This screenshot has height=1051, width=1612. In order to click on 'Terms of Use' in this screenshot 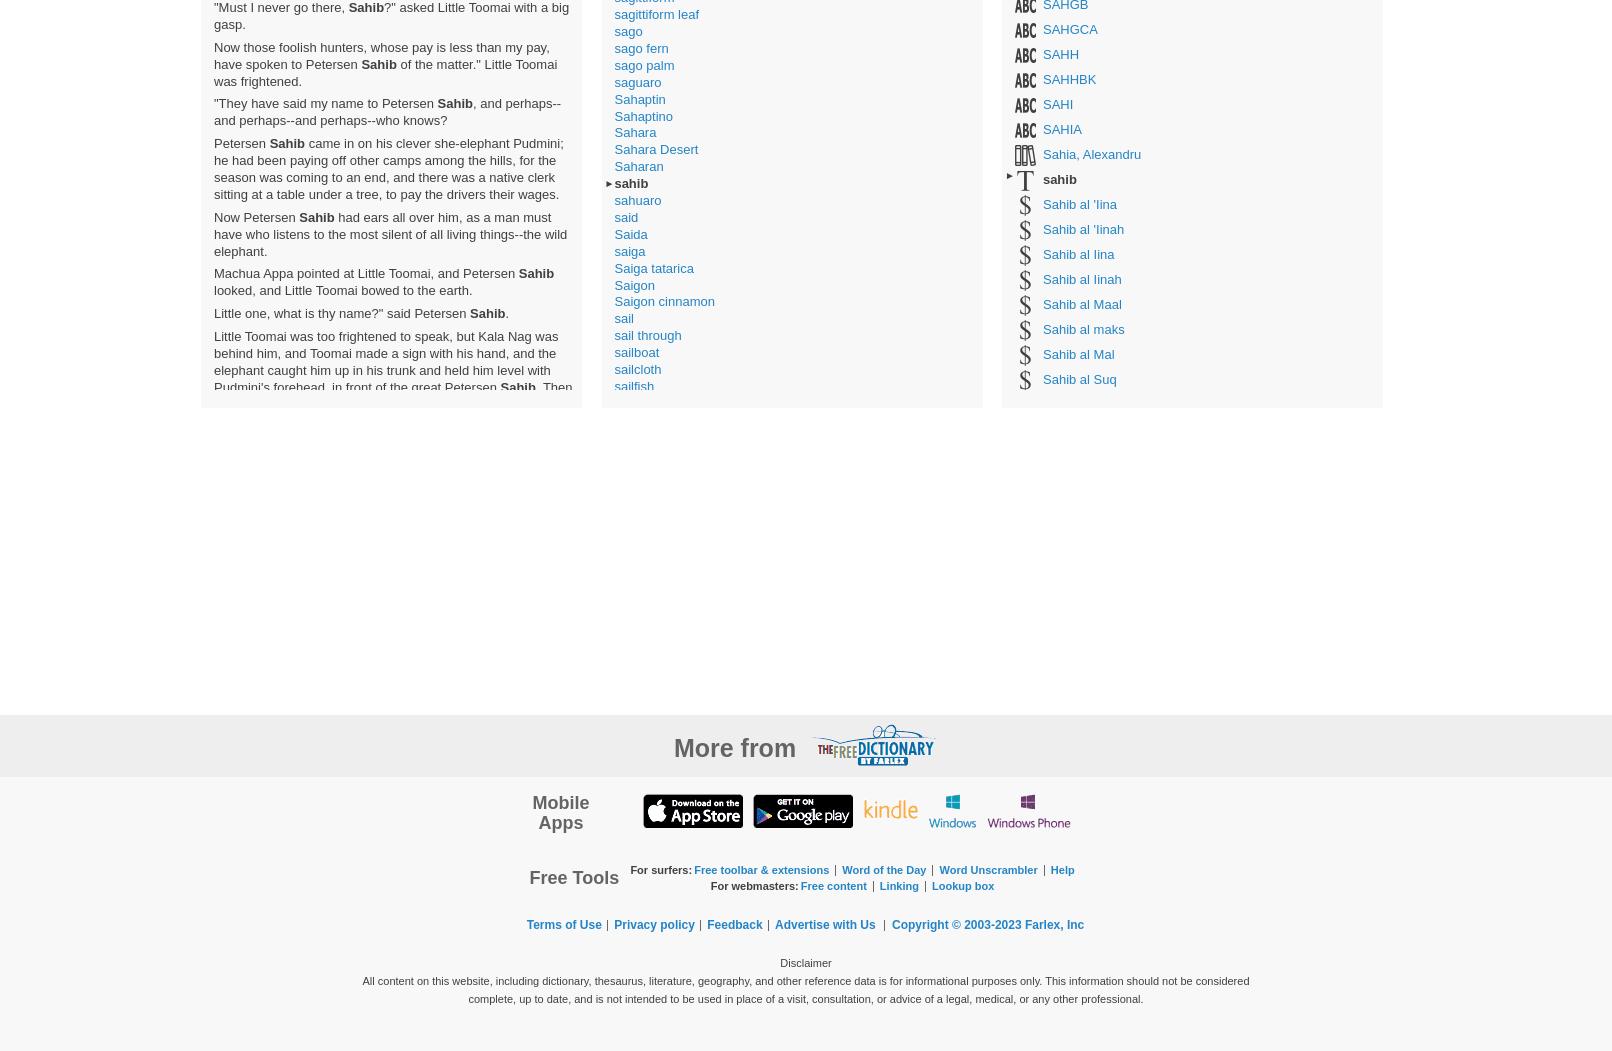, I will do `click(563, 924)`.